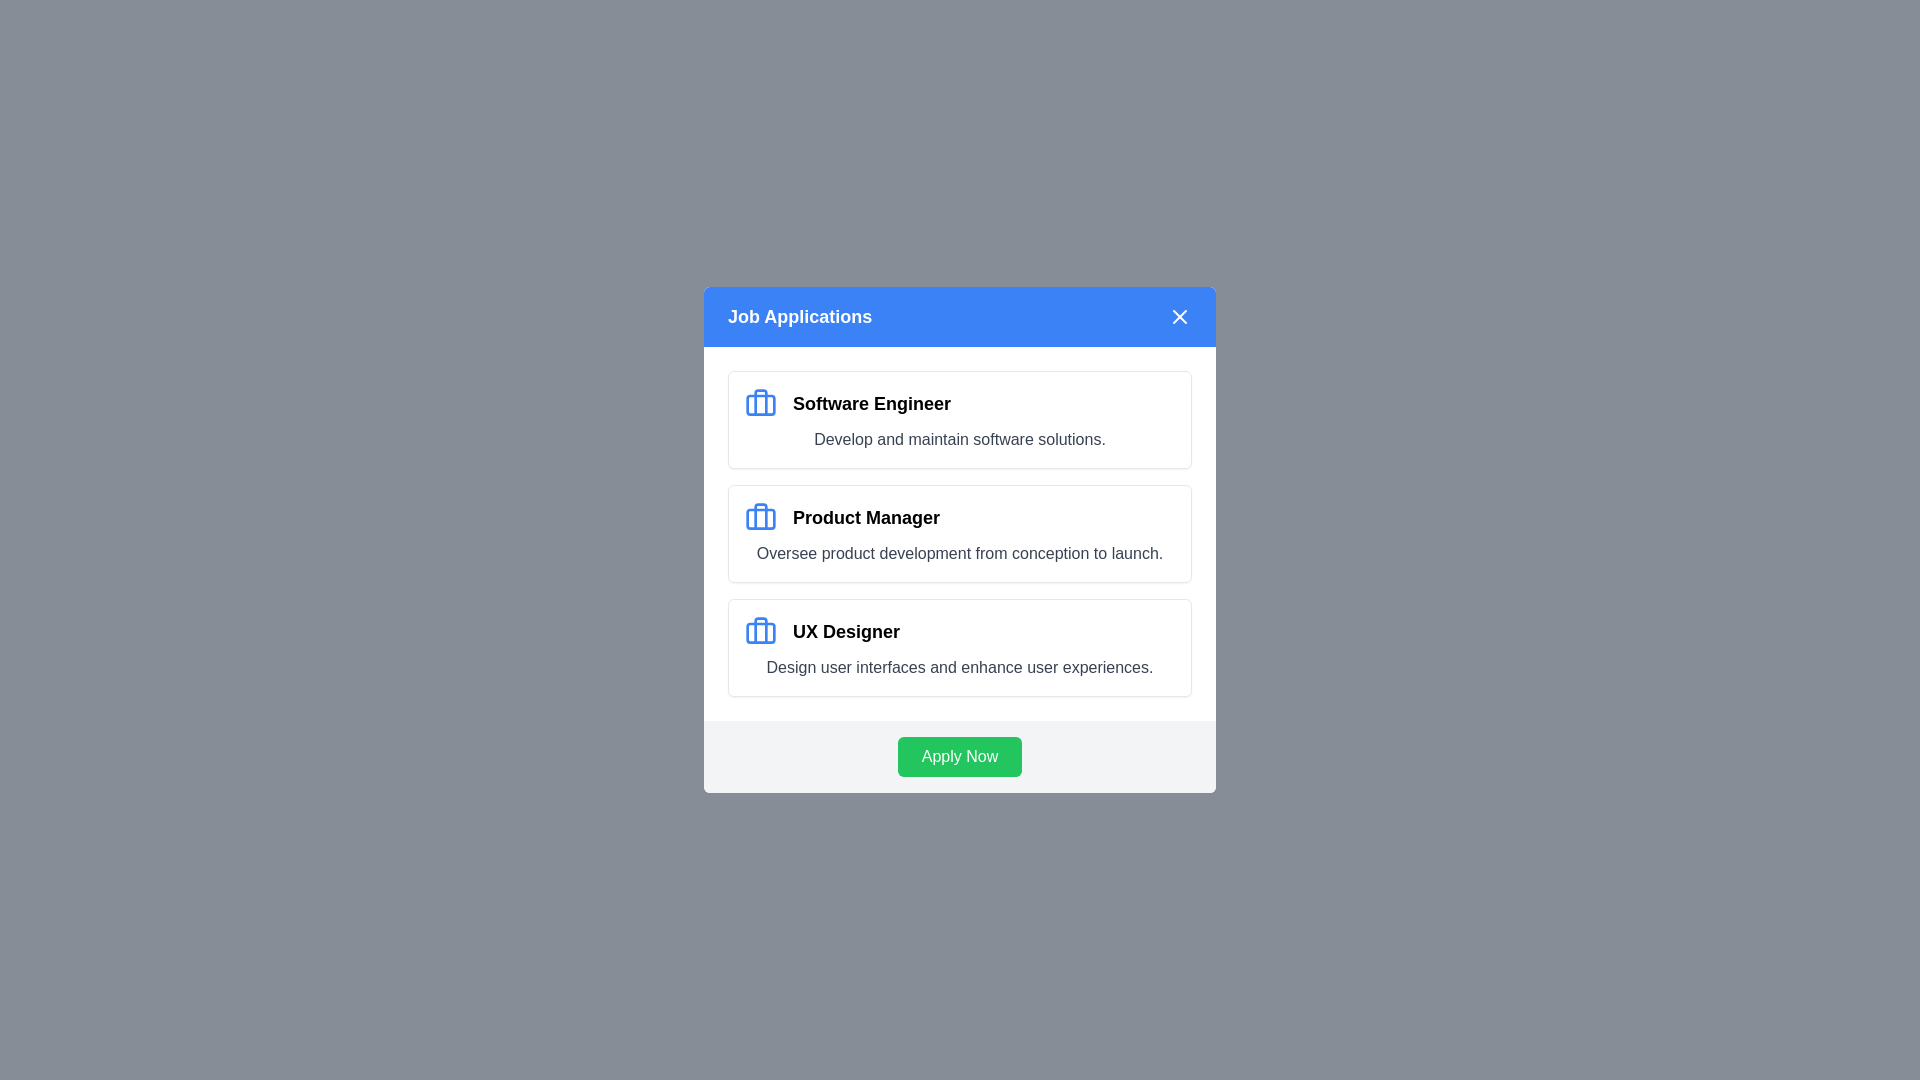 Image resolution: width=1920 pixels, height=1080 pixels. What do you see at coordinates (760, 632) in the screenshot?
I see `the SVG shape that is part of the briefcase icon next to the 'UX Designer' text` at bounding box center [760, 632].